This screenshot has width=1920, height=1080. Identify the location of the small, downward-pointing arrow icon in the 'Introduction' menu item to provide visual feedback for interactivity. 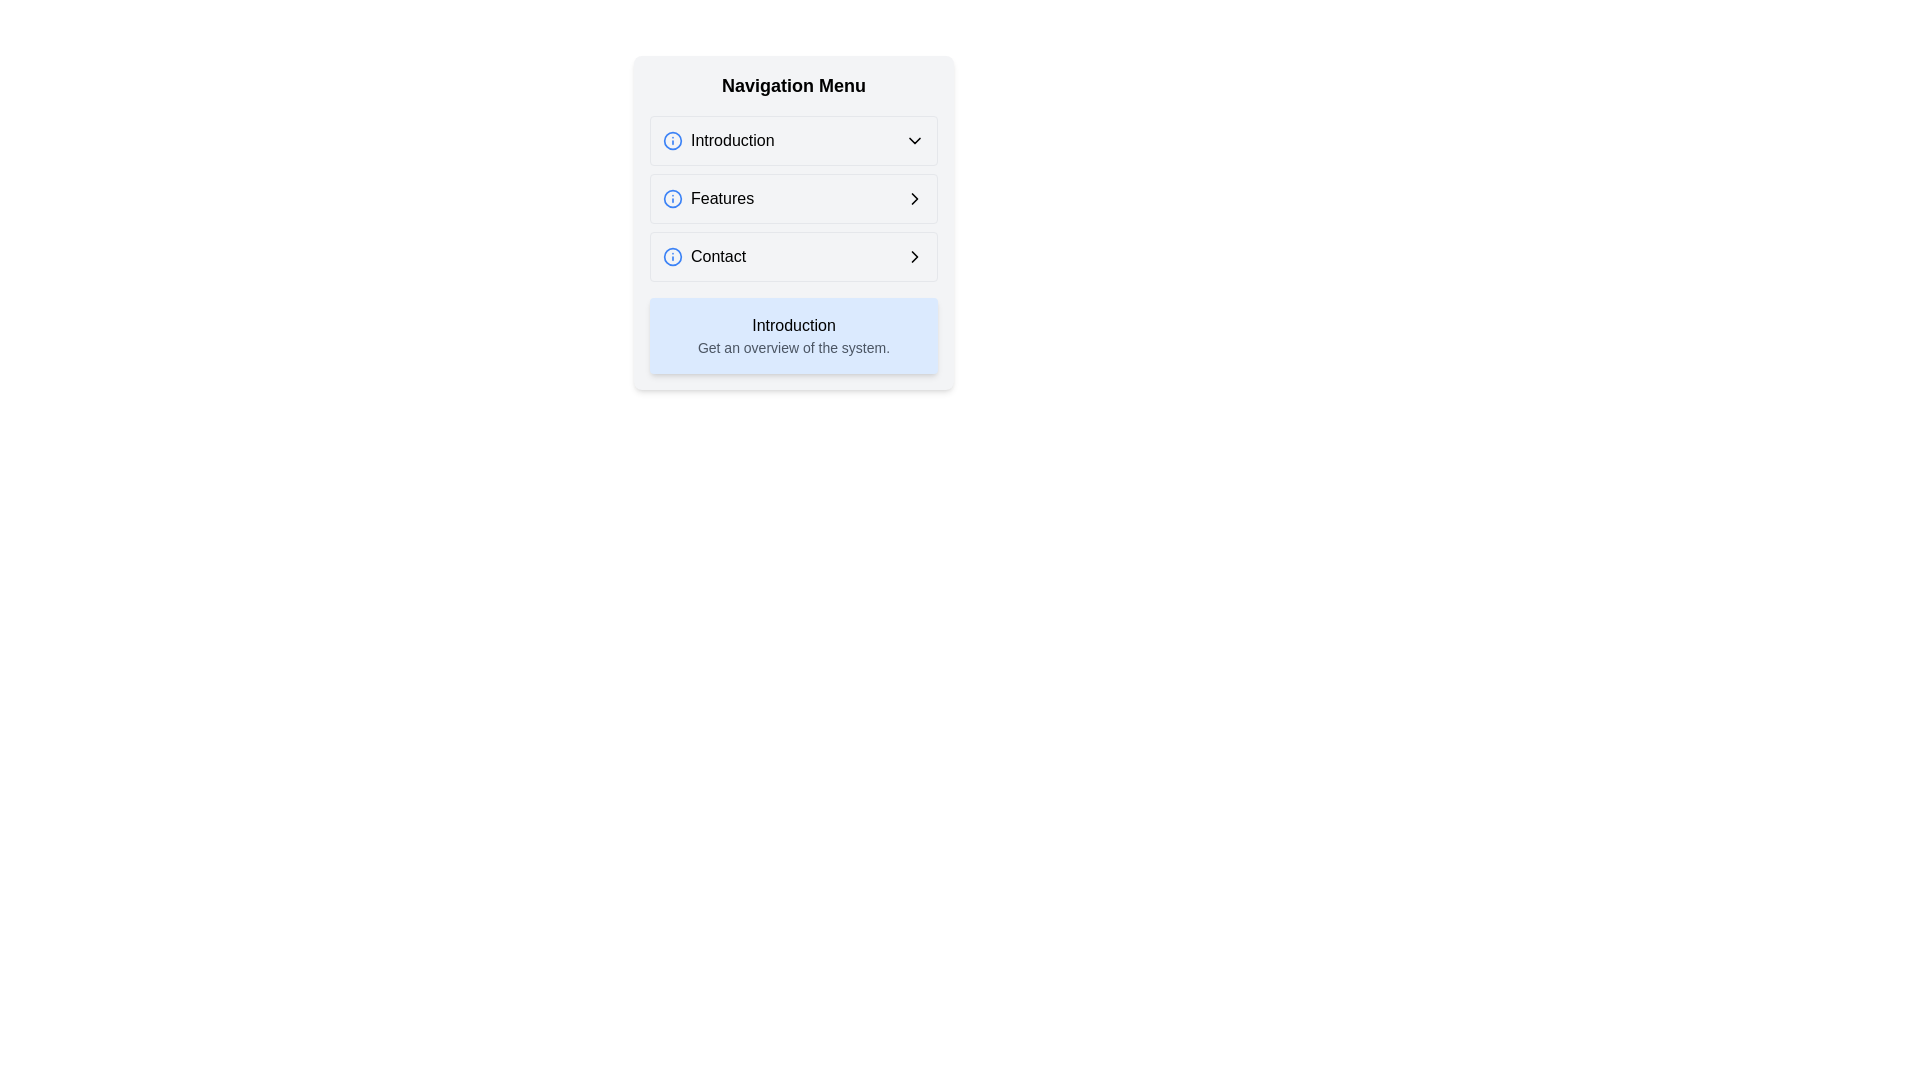
(914, 140).